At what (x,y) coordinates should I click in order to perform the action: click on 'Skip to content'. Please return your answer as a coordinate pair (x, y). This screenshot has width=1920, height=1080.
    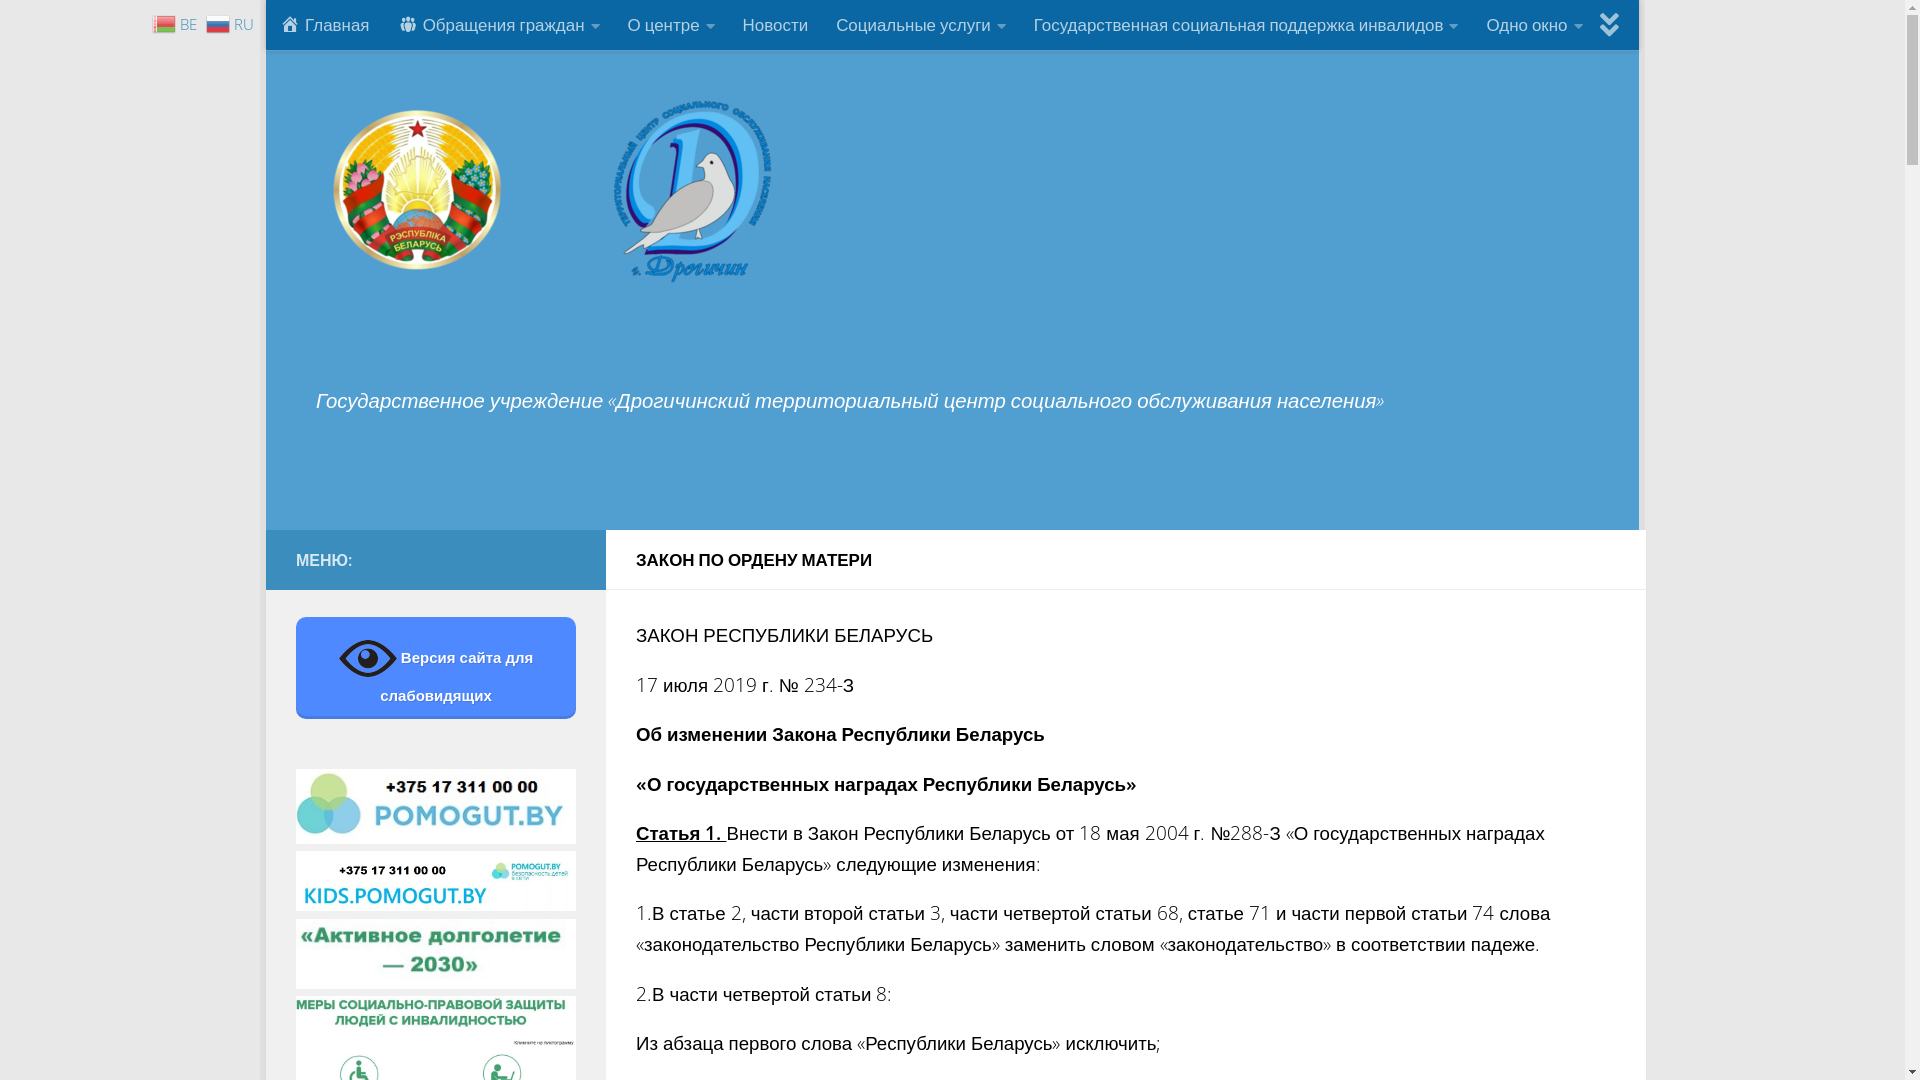
    Looking at the image, I should click on (355, 30).